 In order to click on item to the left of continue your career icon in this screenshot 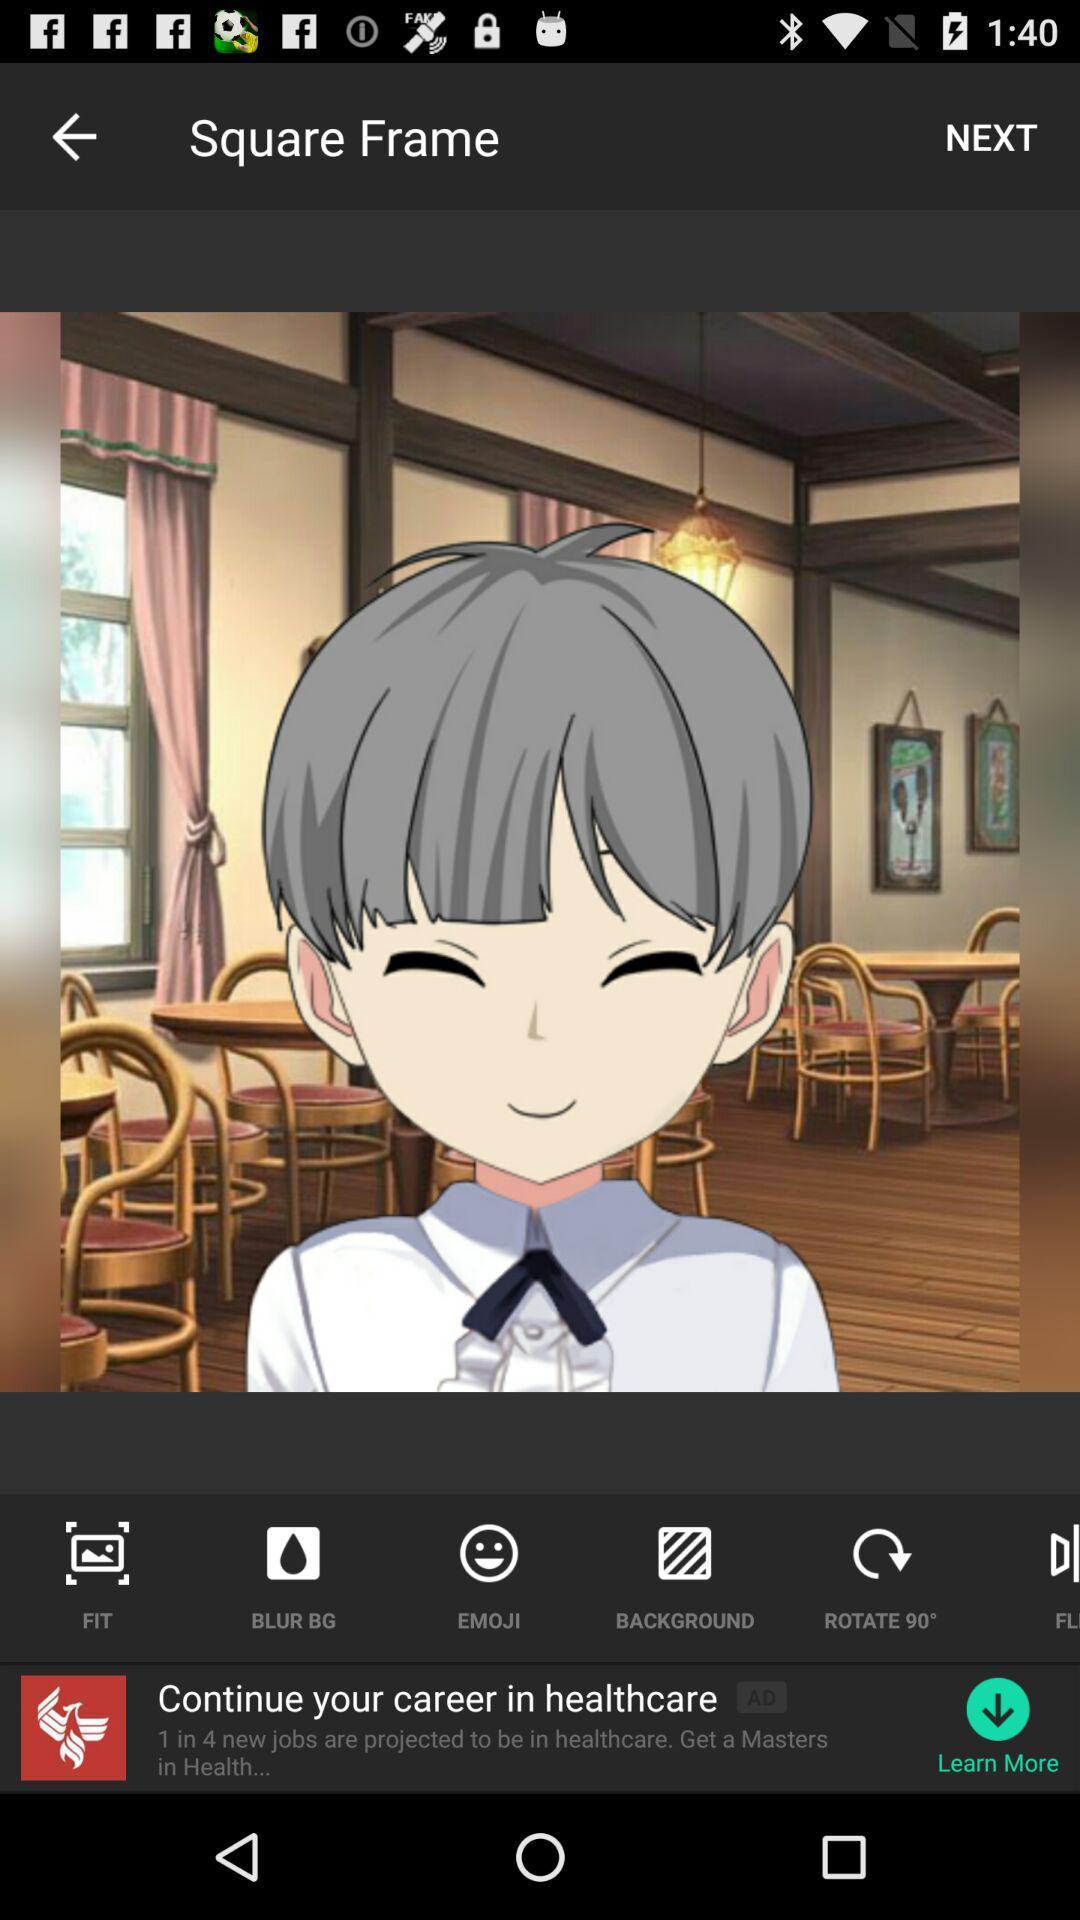, I will do `click(72, 1727)`.